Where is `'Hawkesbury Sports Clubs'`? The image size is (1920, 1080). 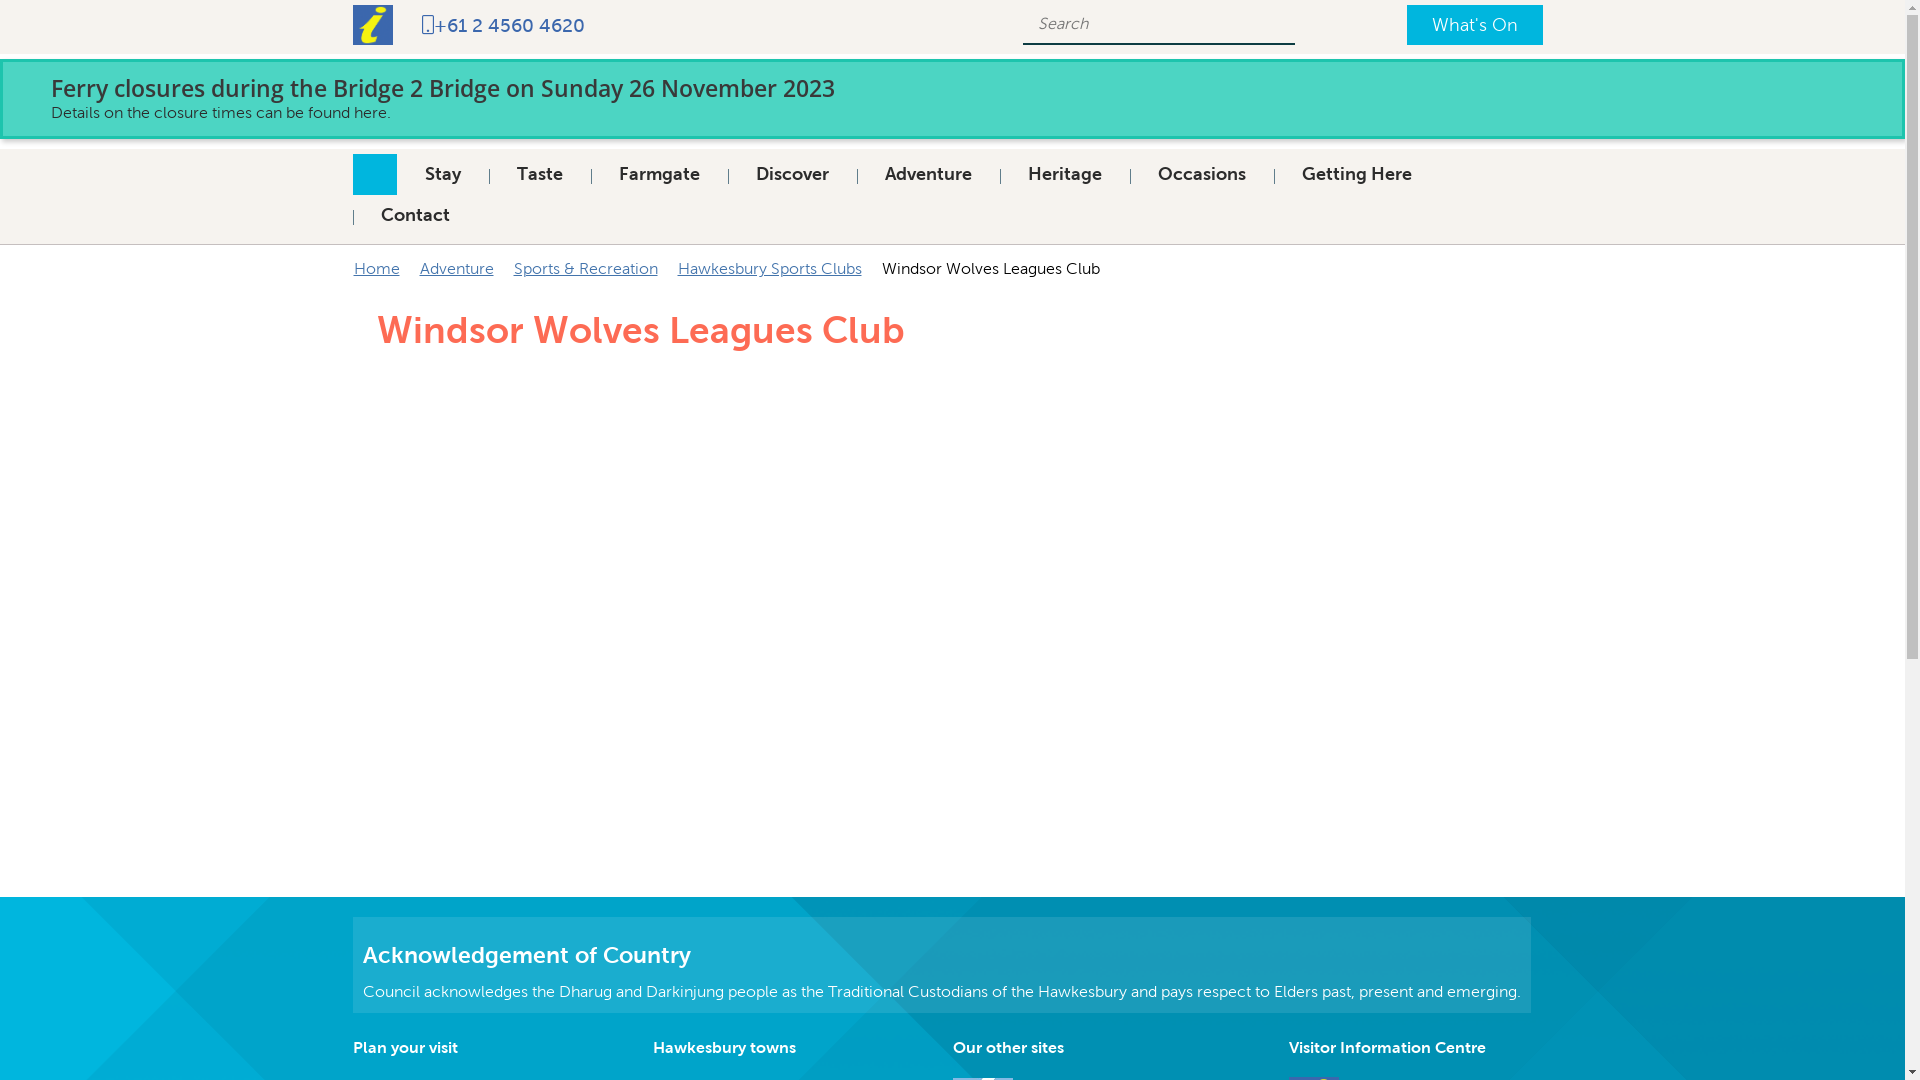
'Hawkesbury Sports Clubs' is located at coordinates (768, 267).